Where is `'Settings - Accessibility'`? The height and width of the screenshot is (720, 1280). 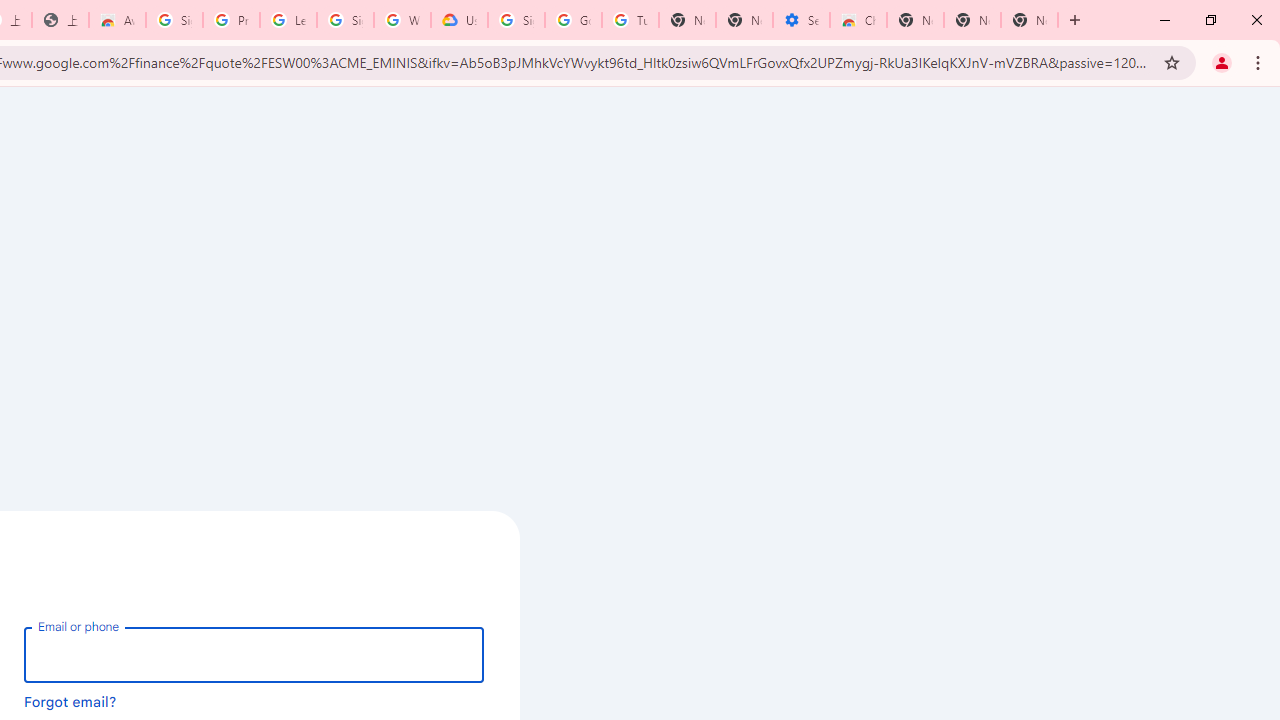 'Settings - Accessibility' is located at coordinates (801, 20).